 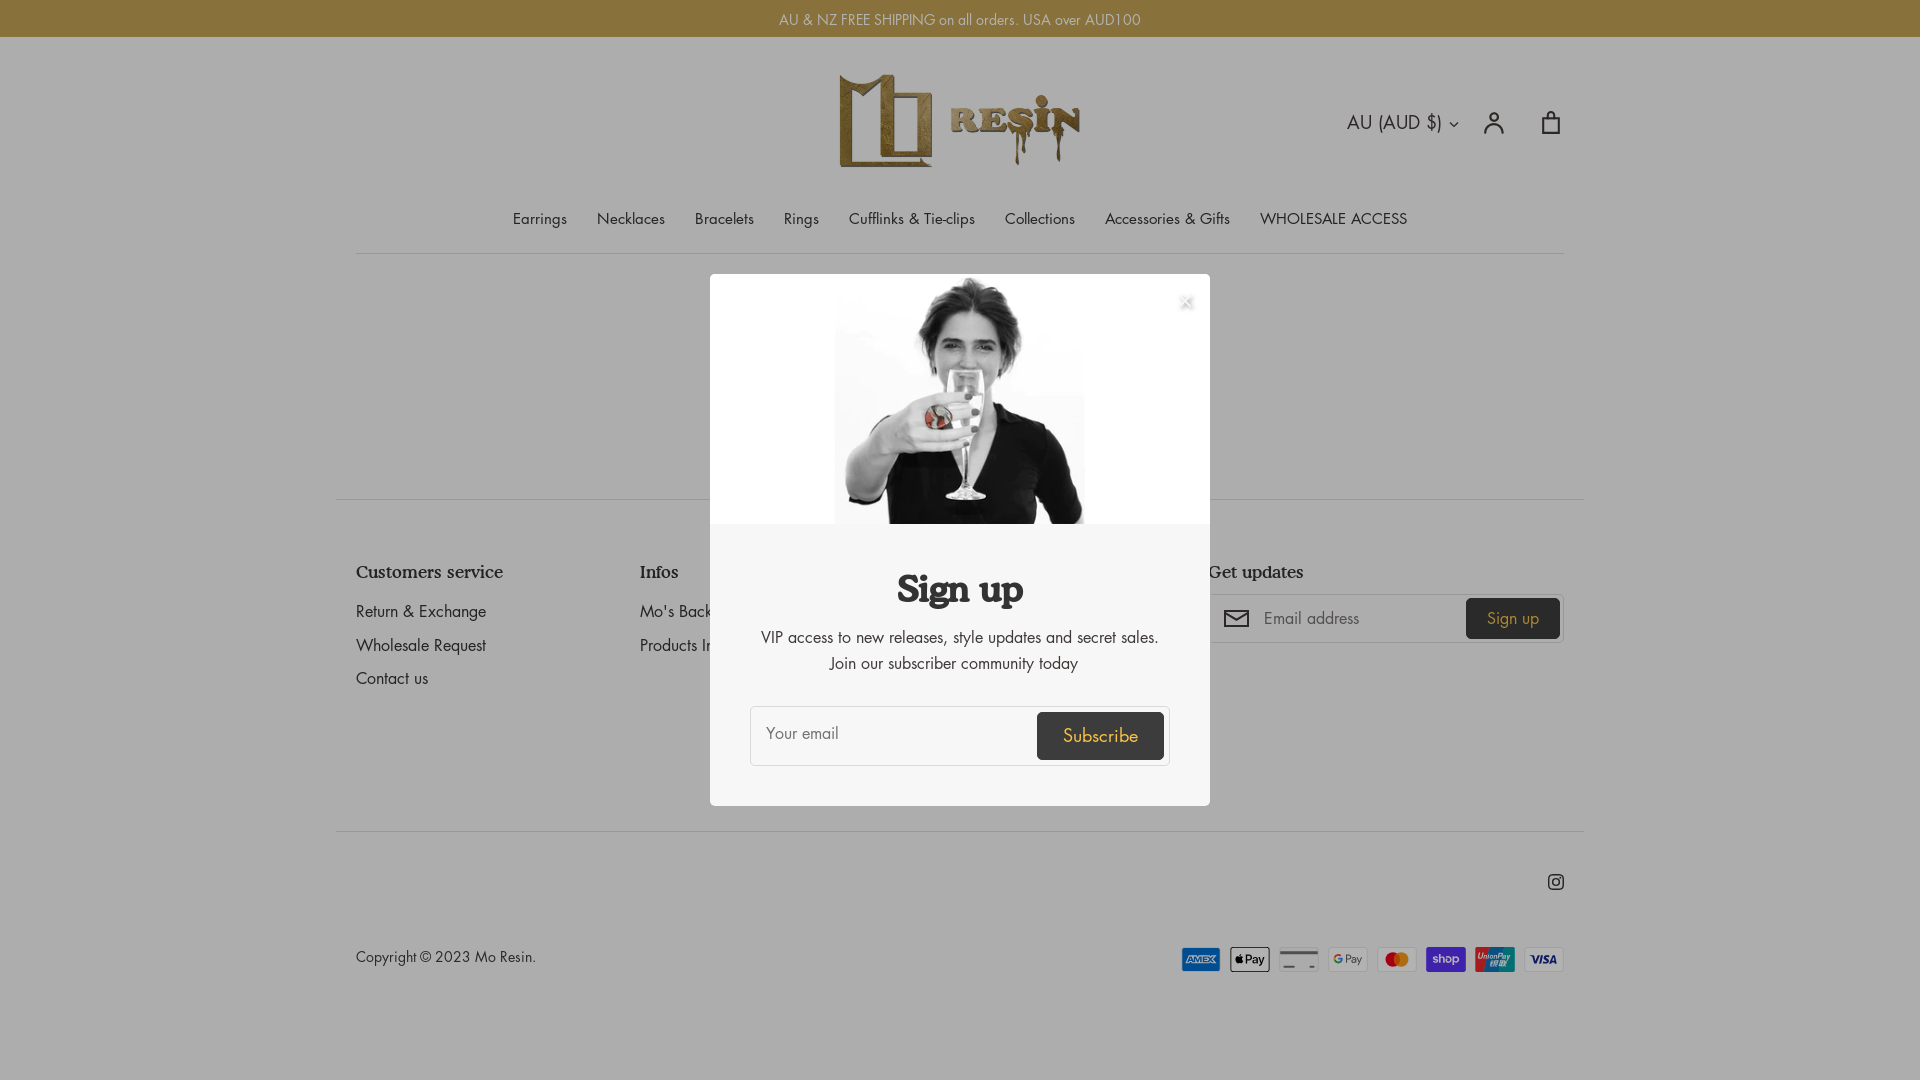 I want to click on 'AU (AUD $)', so click(x=1403, y=122).